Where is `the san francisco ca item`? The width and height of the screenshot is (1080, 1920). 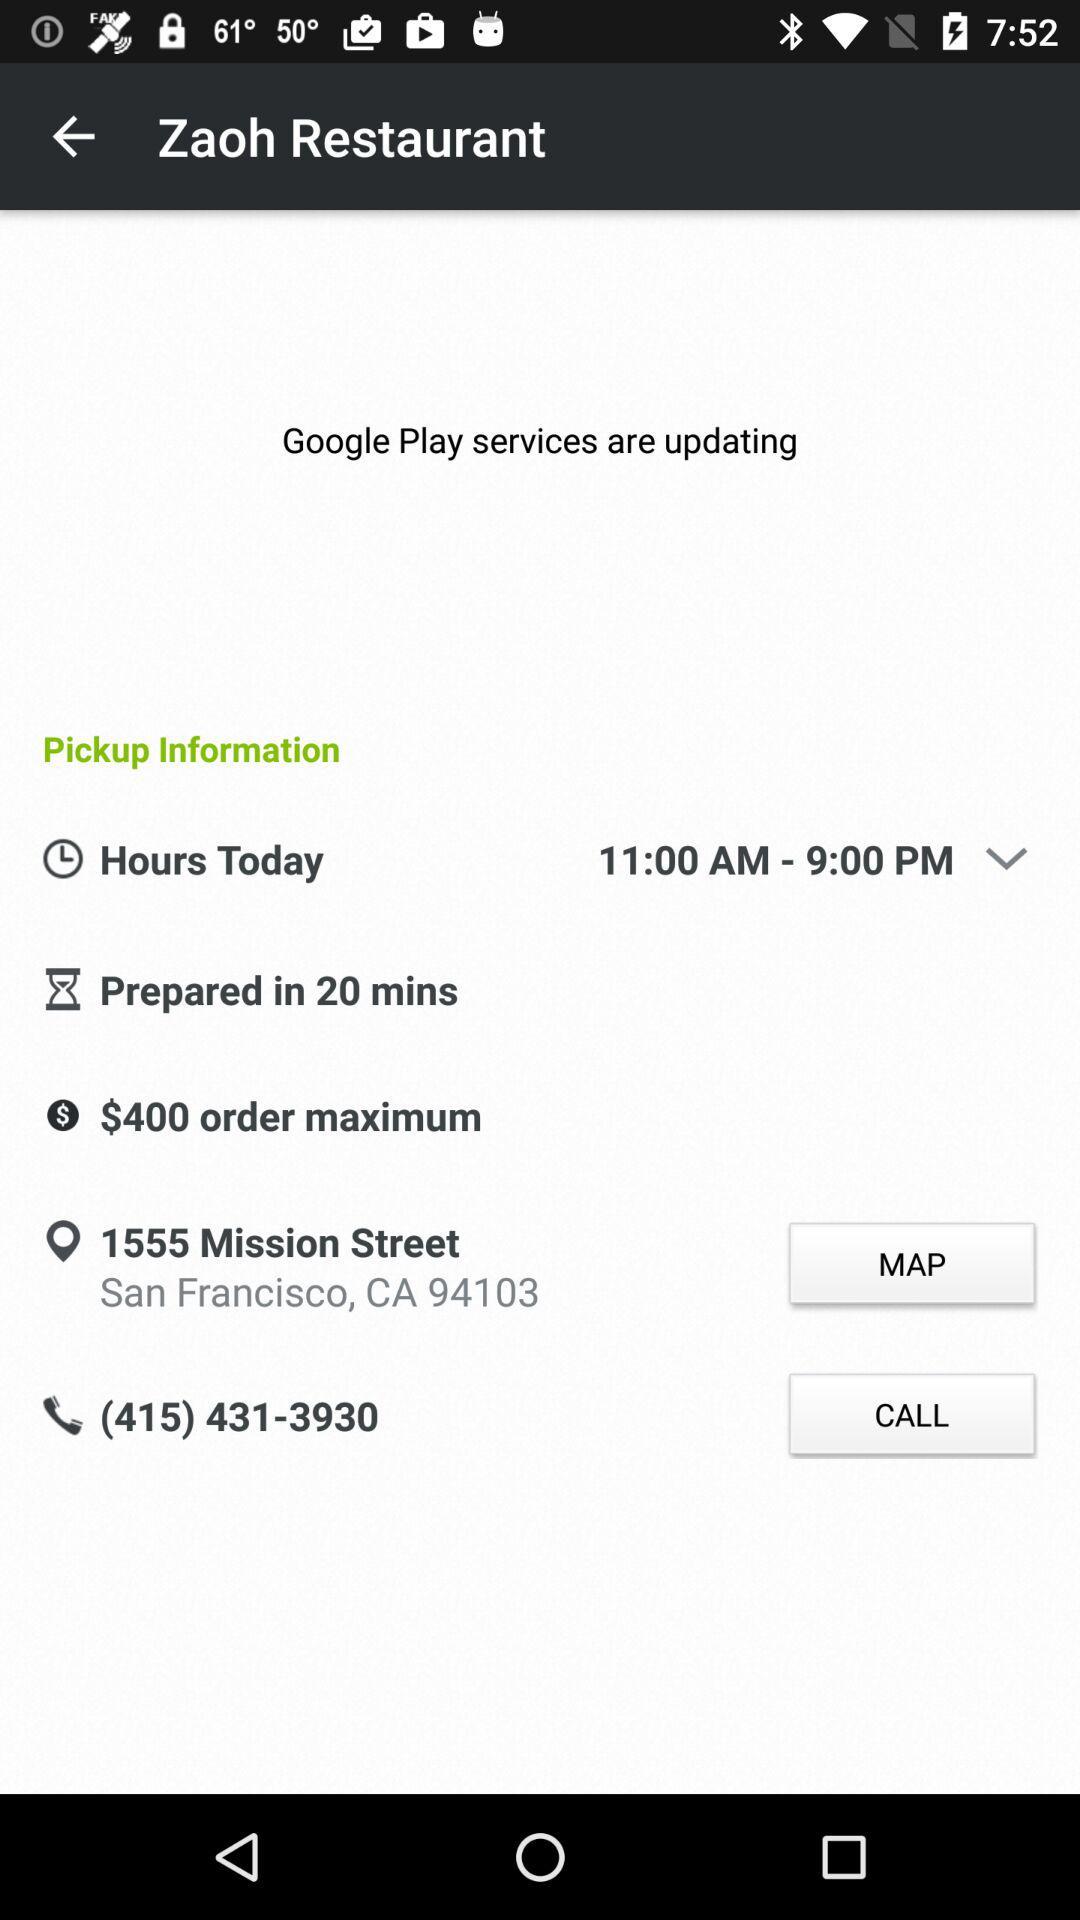 the san francisco ca item is located at coordinates (318, 1287).